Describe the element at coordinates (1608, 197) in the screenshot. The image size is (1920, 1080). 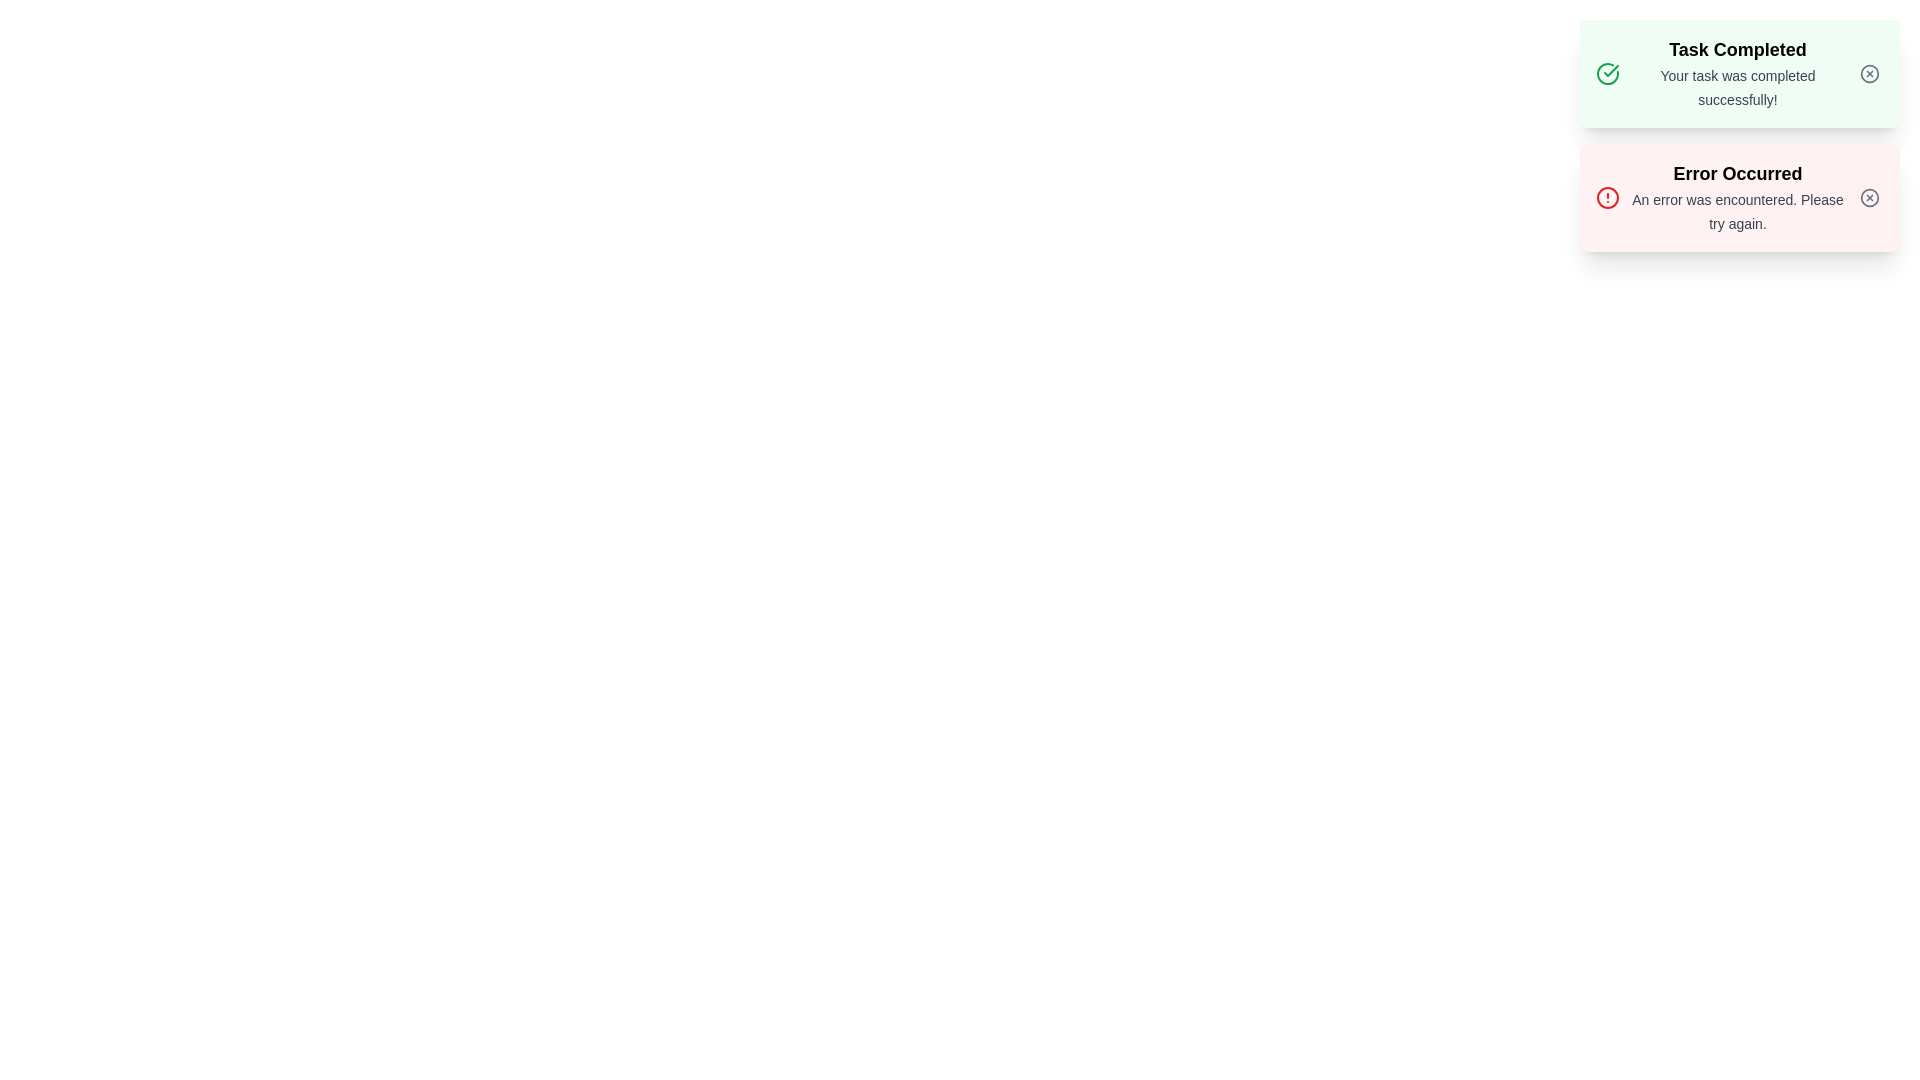
I see `the error alert icon located on the left side of the notification box with a red background, which indicates an error with the title 'Error Occurred'` at that location.